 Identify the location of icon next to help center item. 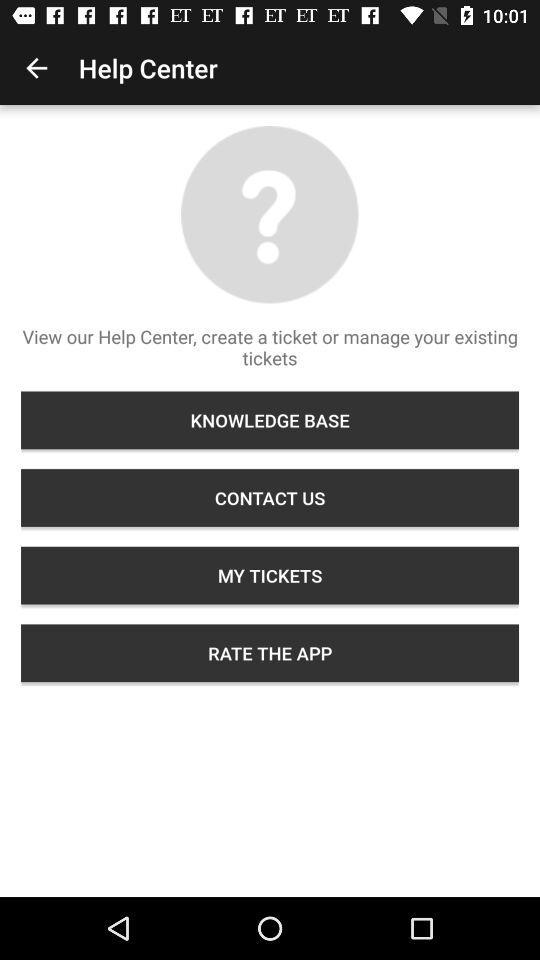
(36, 68).